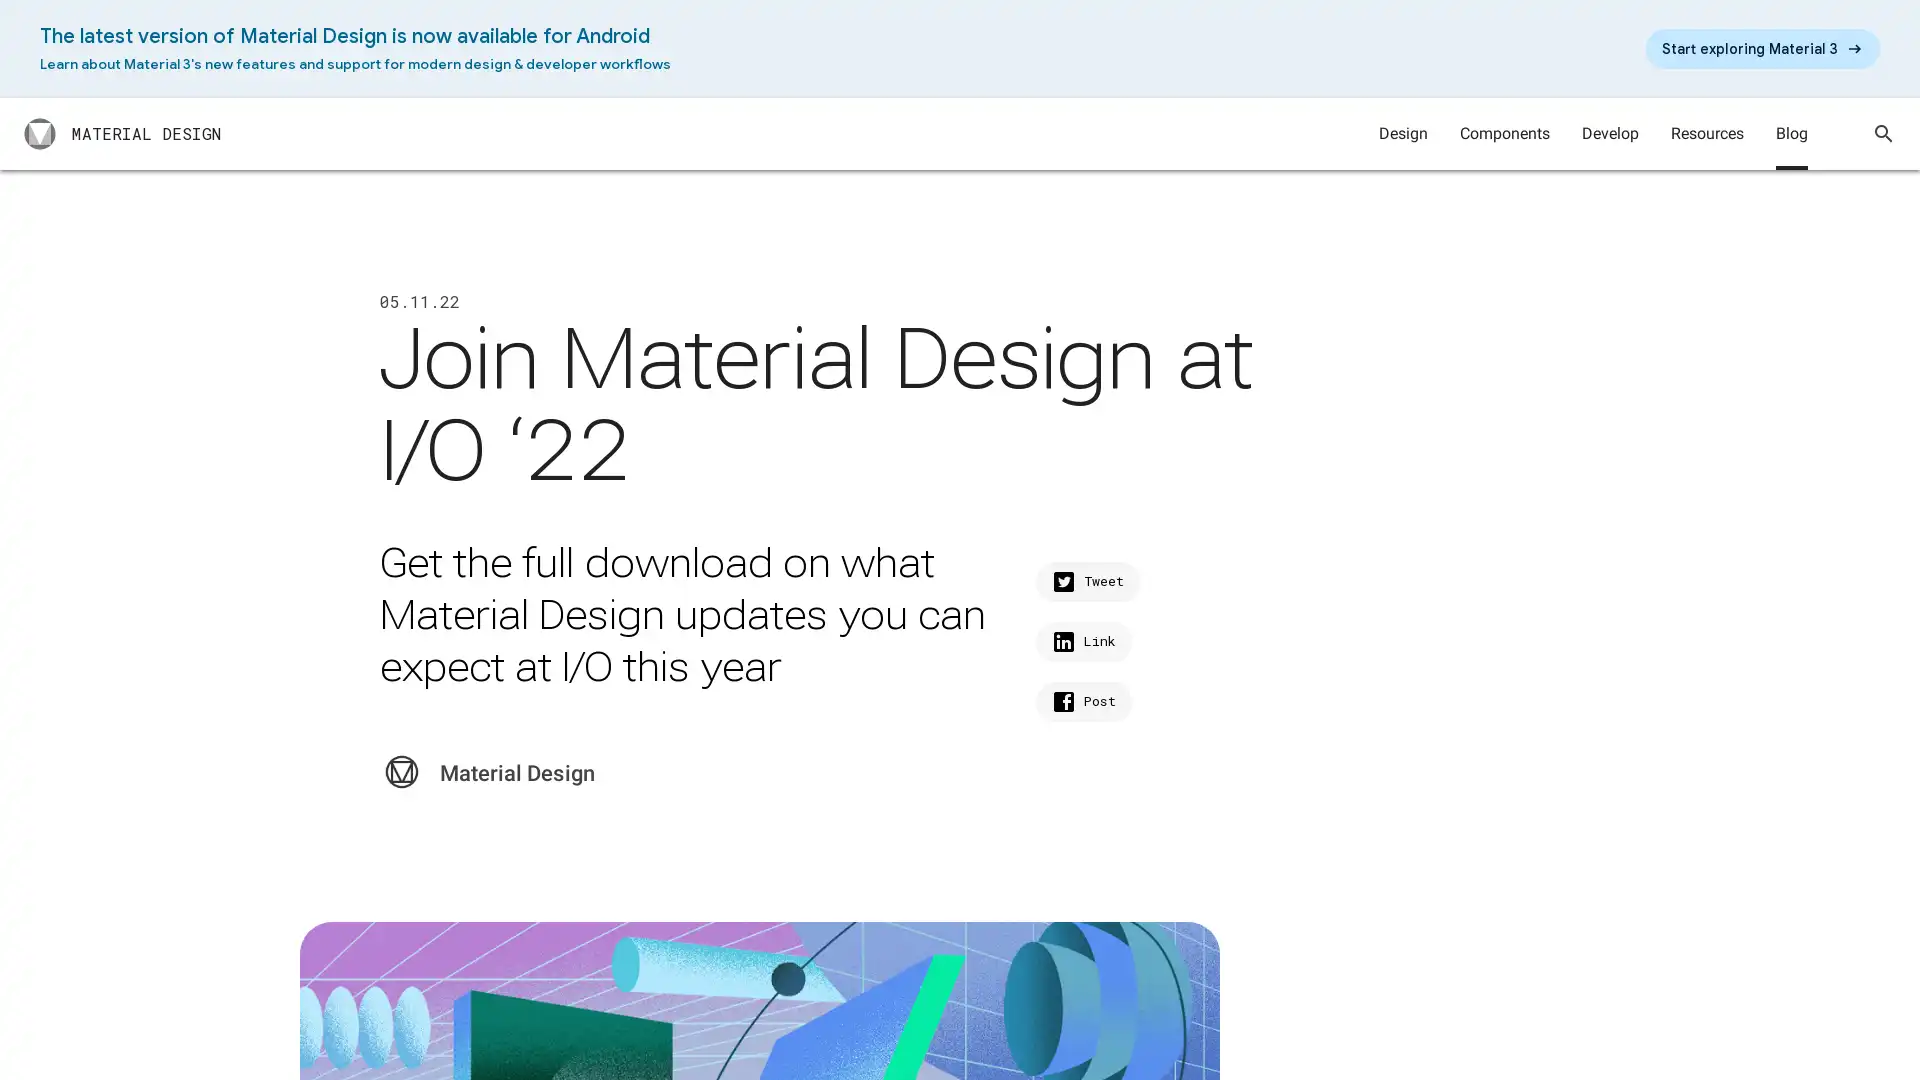 The height and width of the screenshot is (1080, 1920). What do you see at coordinates (1083, 641) in the screenshot?
I see `share on Linkedin` at bounding box center [1083, 641].